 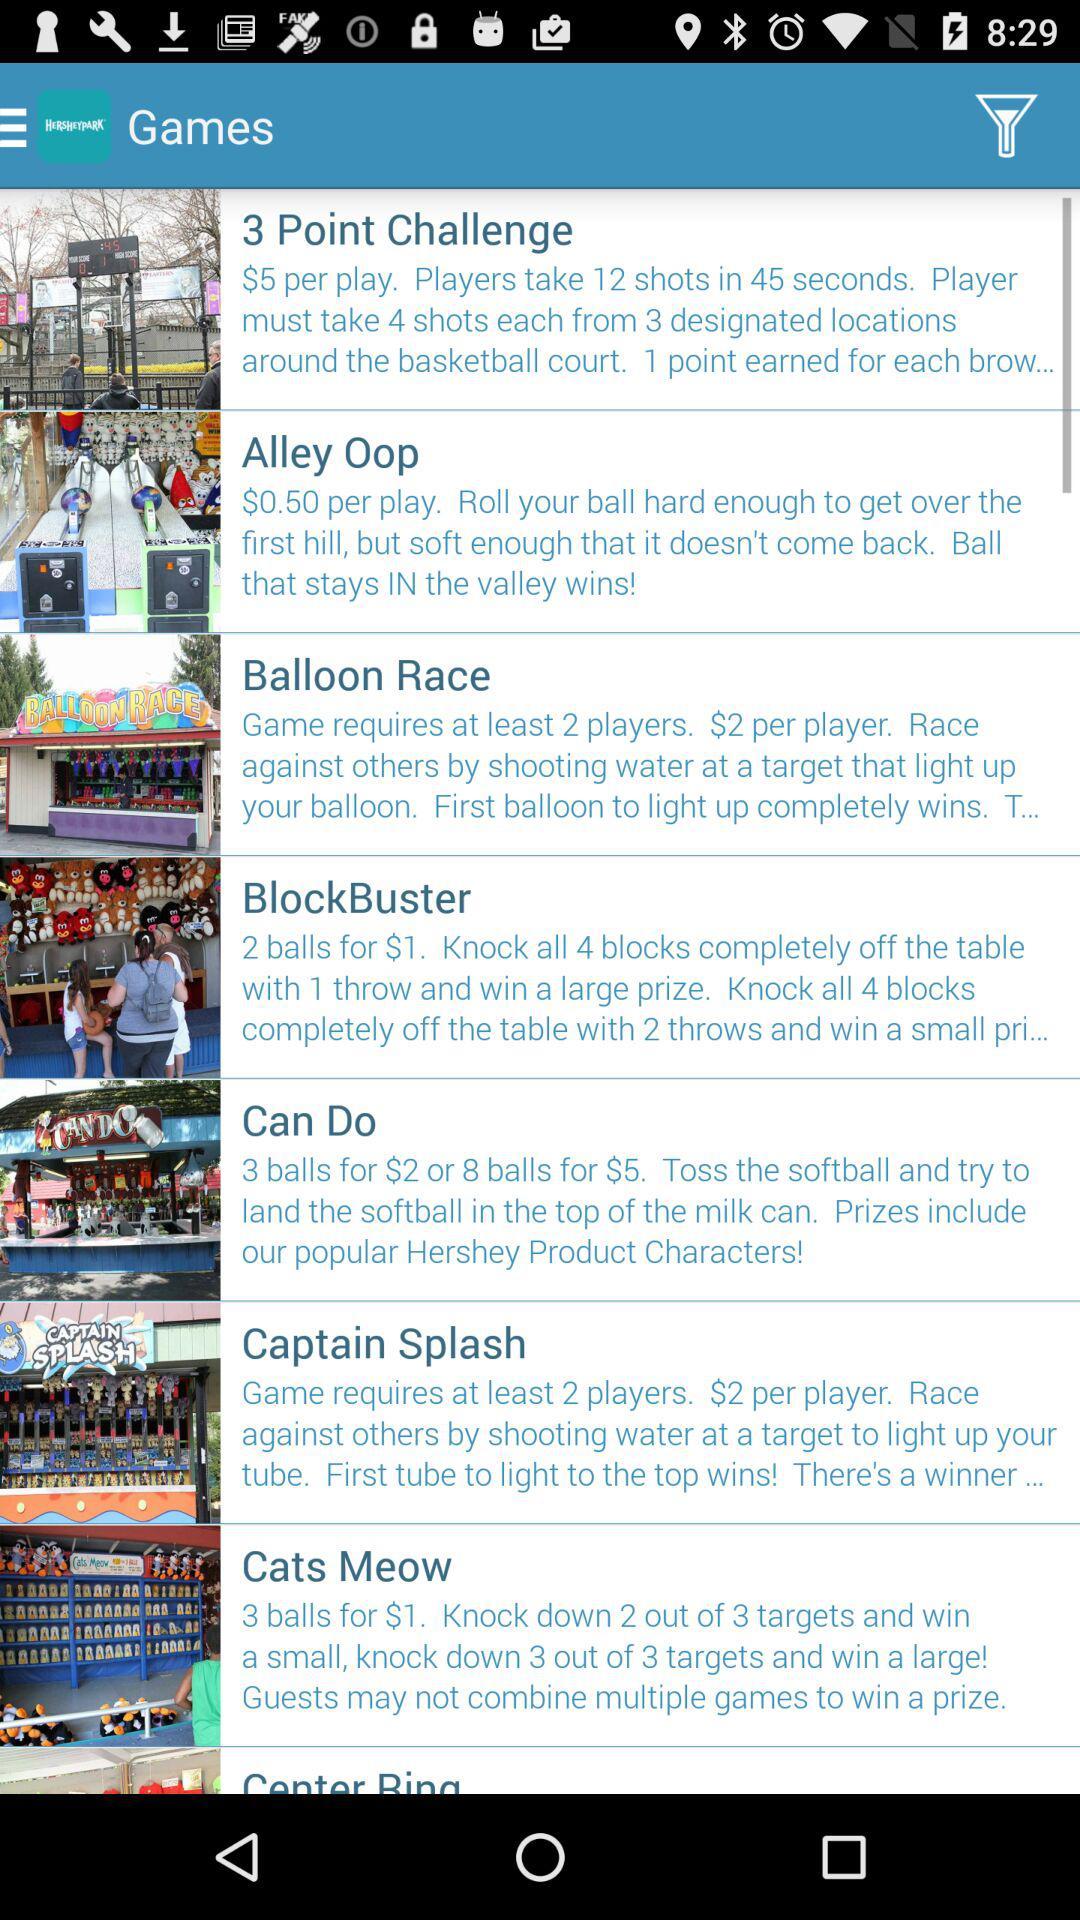 I want to click on icon at the top right corner, so click(x=1006, y=124).